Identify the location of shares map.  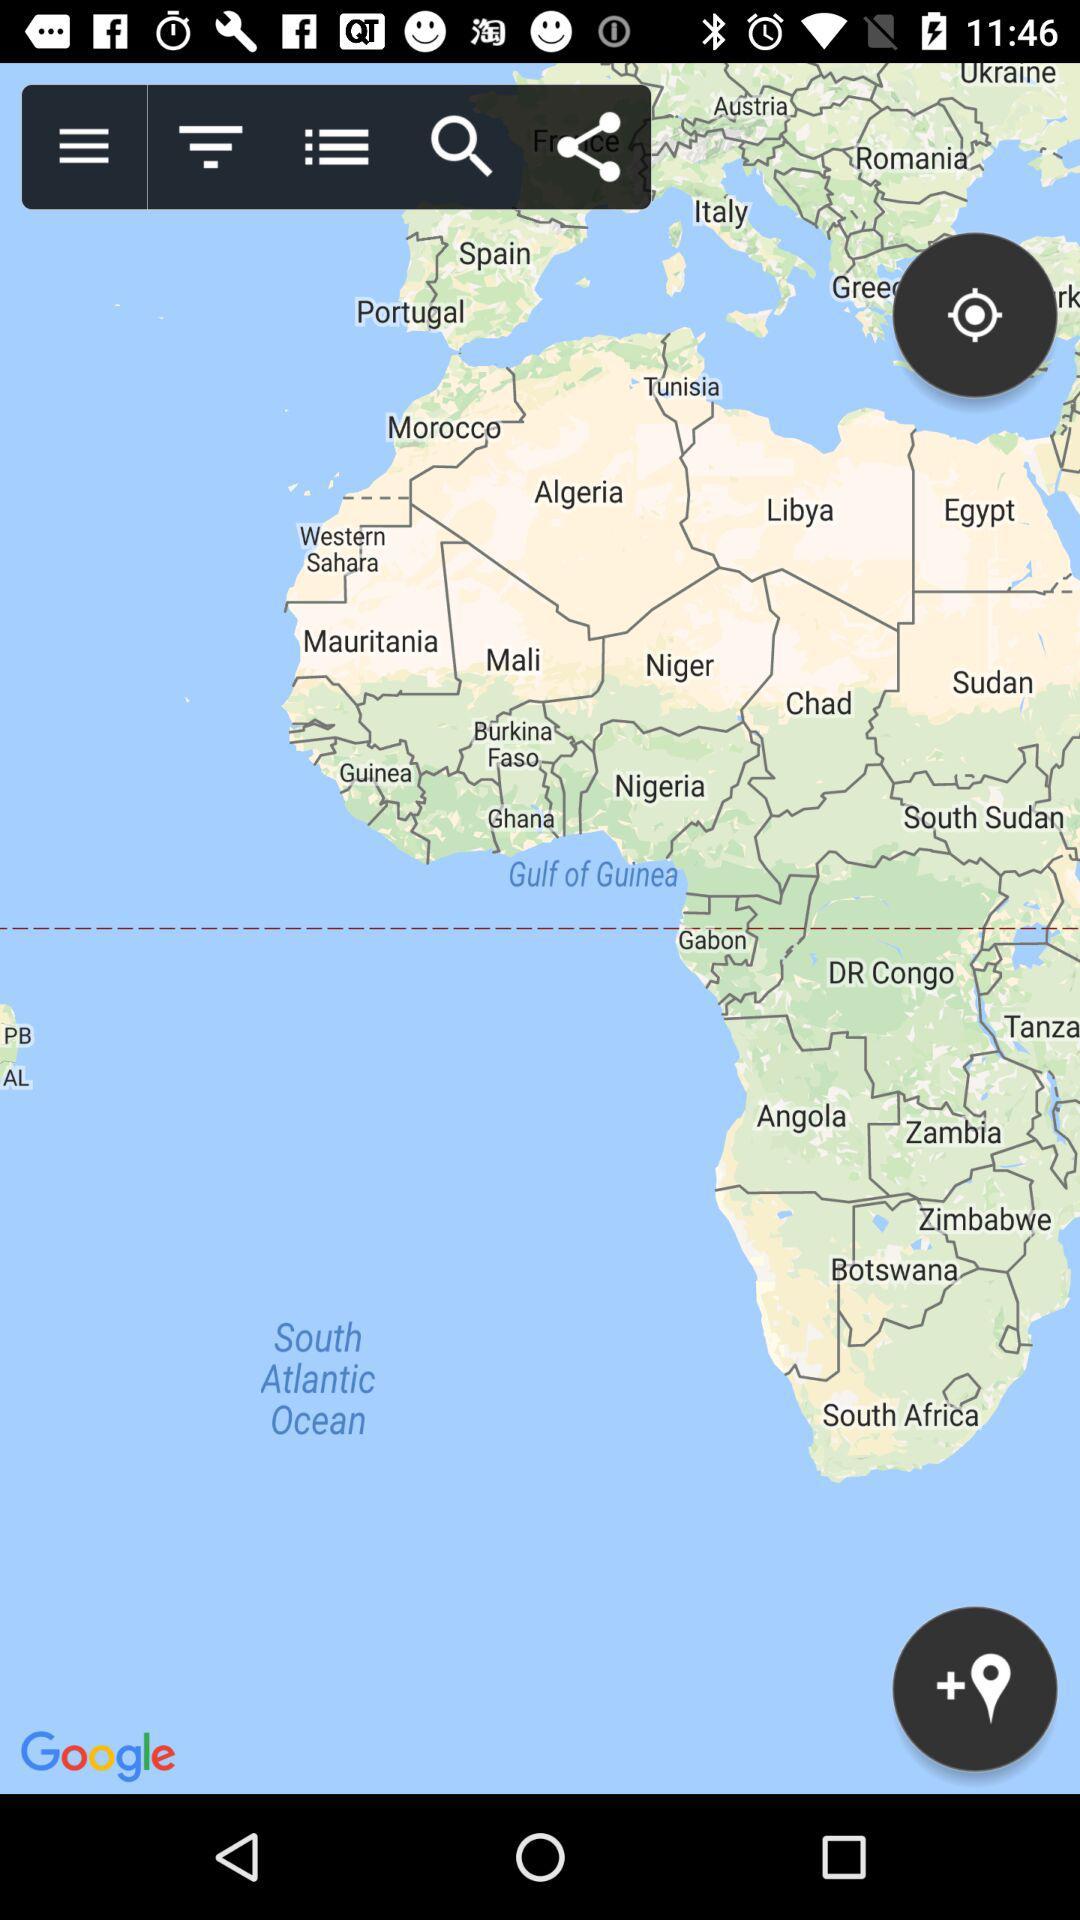
(587, 146).